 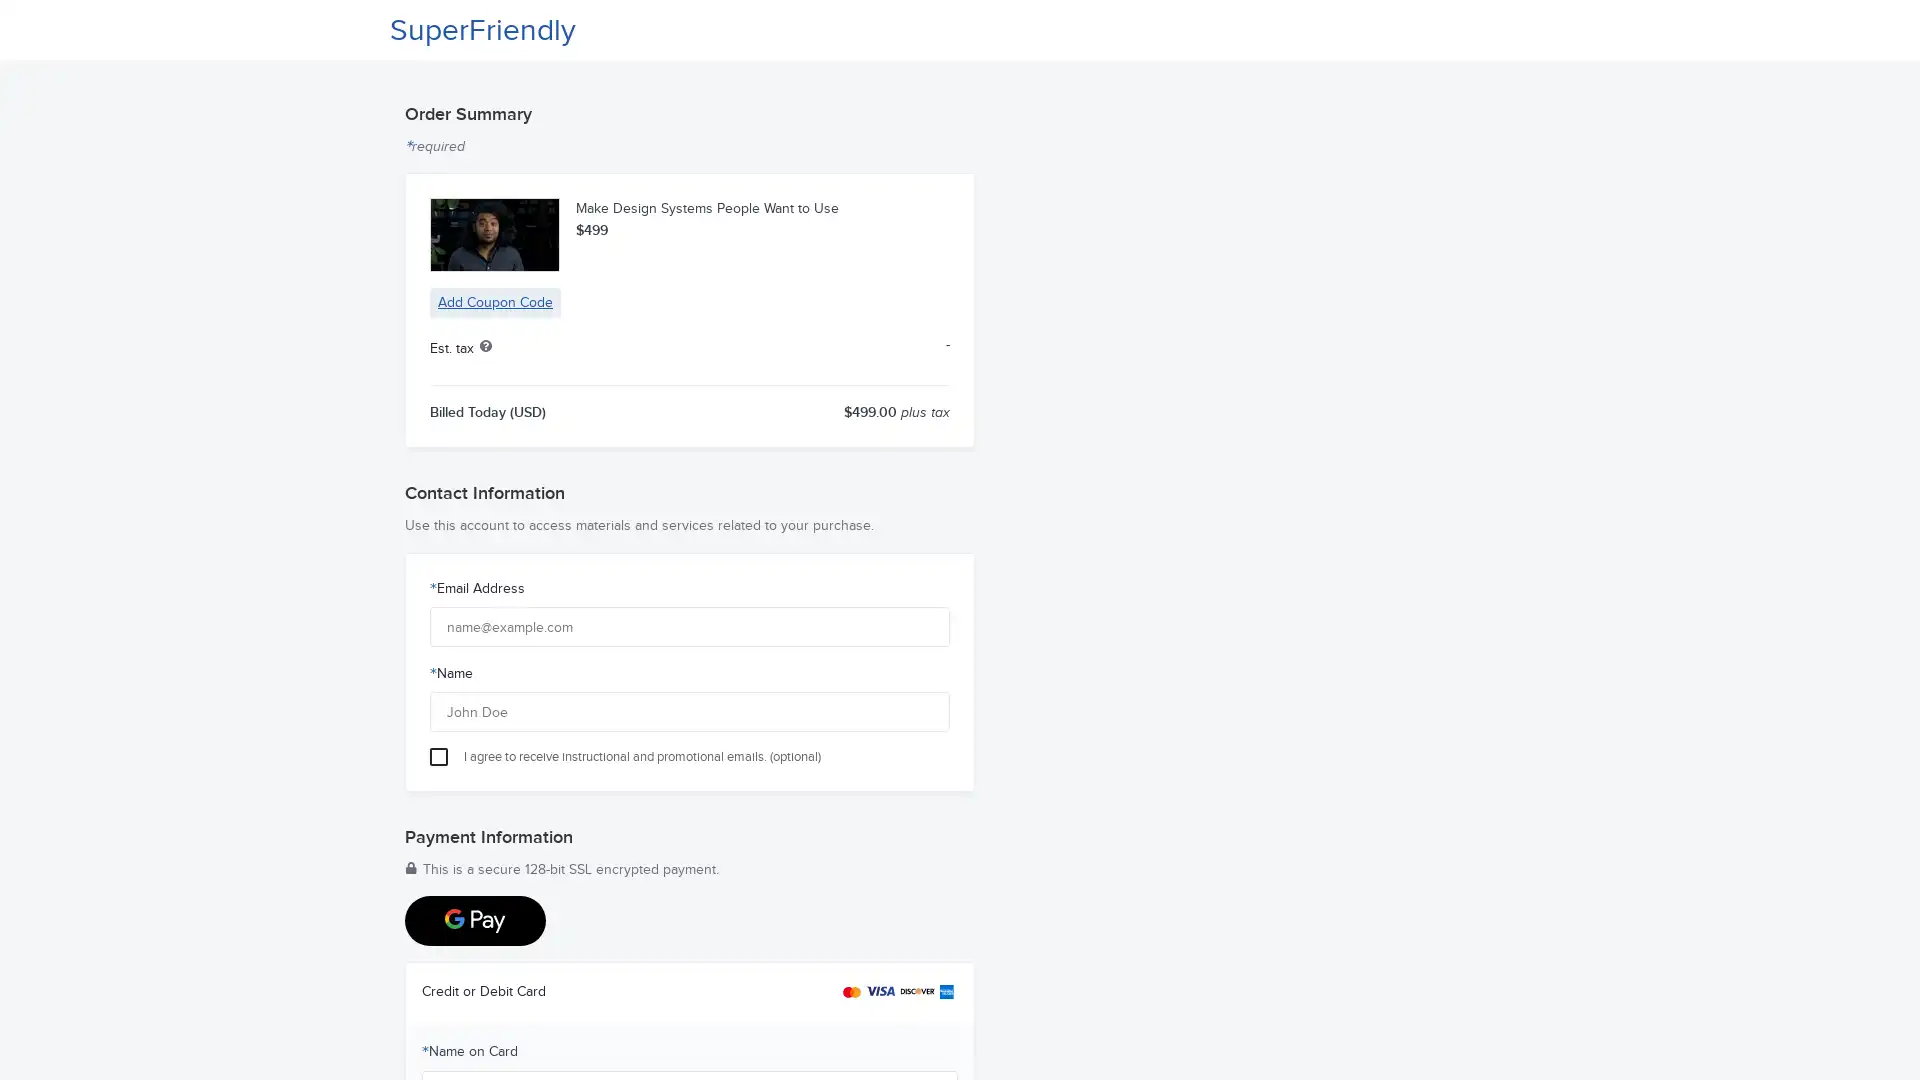 I want to click on Google Pay, so click(x=474, y=921).